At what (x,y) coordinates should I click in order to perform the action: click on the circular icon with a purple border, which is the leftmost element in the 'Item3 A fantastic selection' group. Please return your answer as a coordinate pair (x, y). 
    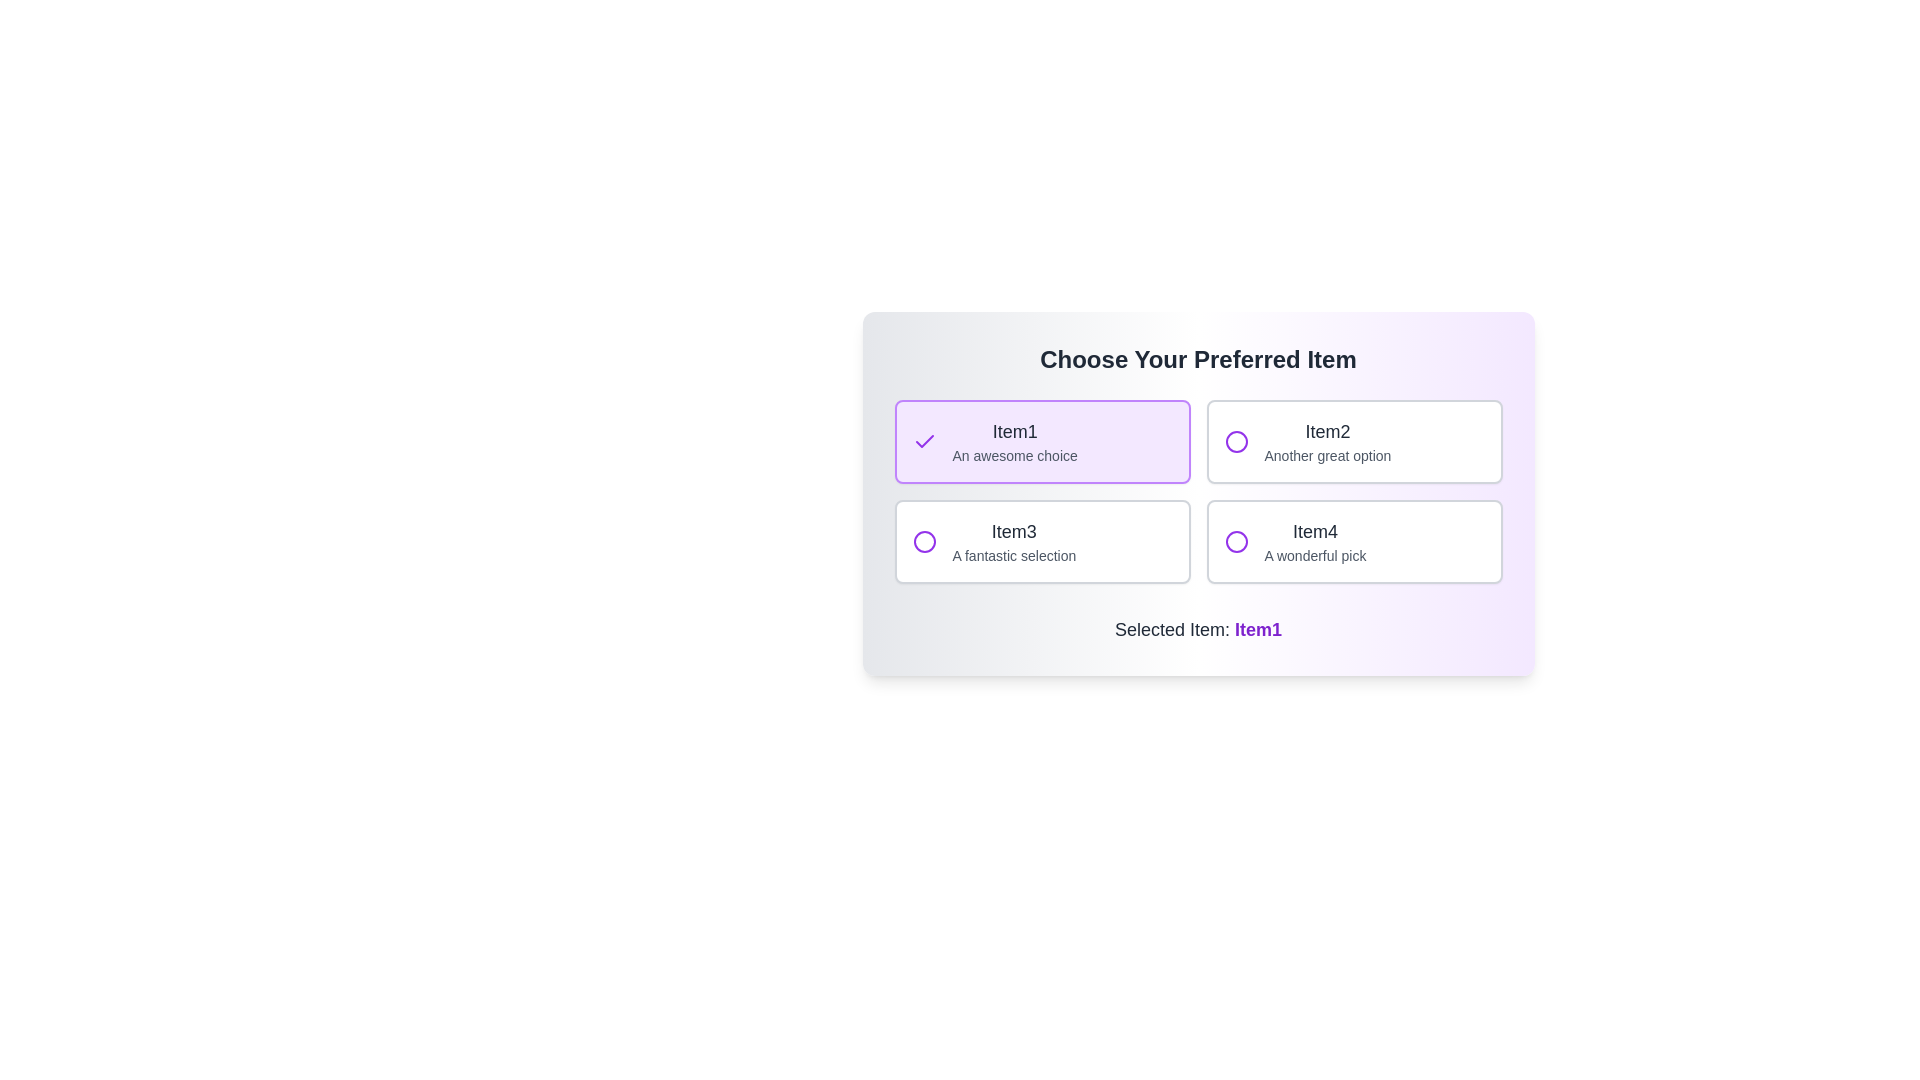
    Looking at the image, I should click on (923, 542).